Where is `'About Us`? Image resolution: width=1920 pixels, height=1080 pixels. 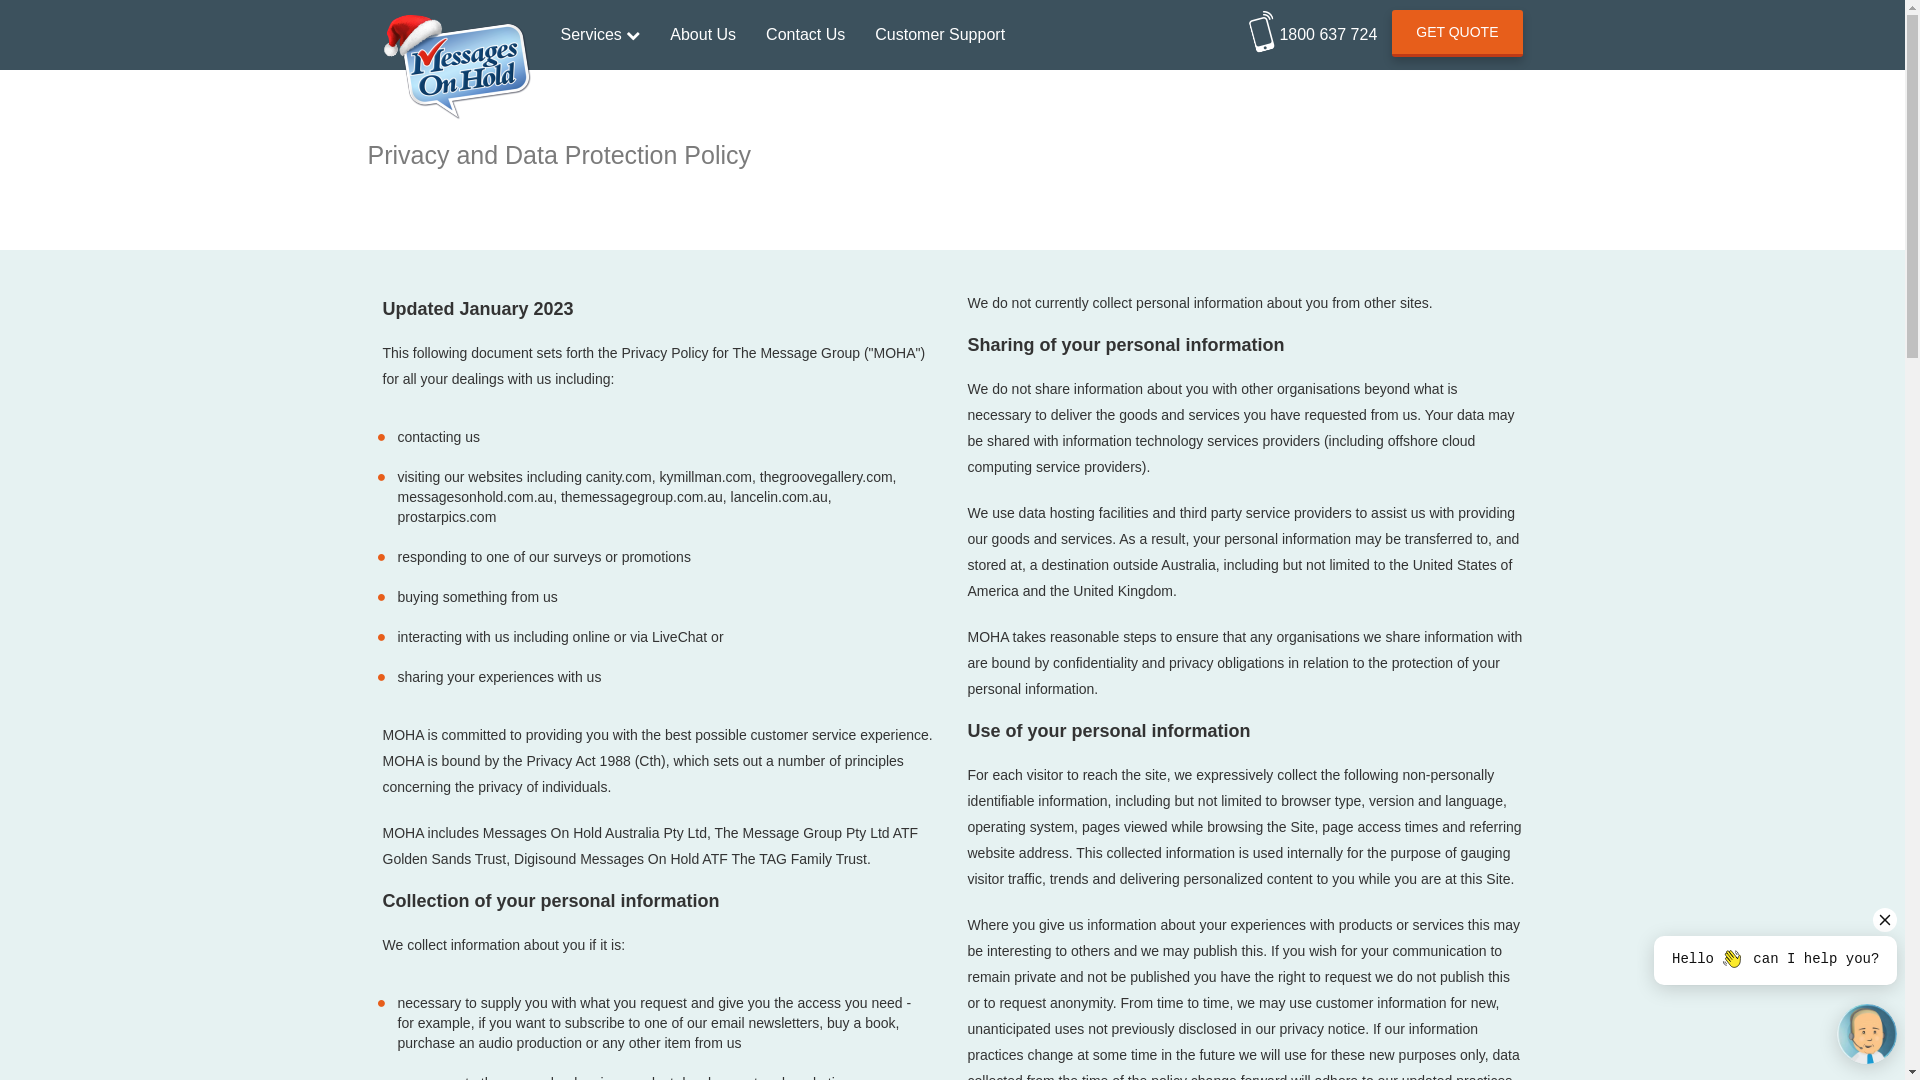
'About Us is located at coordinates (702, 34).